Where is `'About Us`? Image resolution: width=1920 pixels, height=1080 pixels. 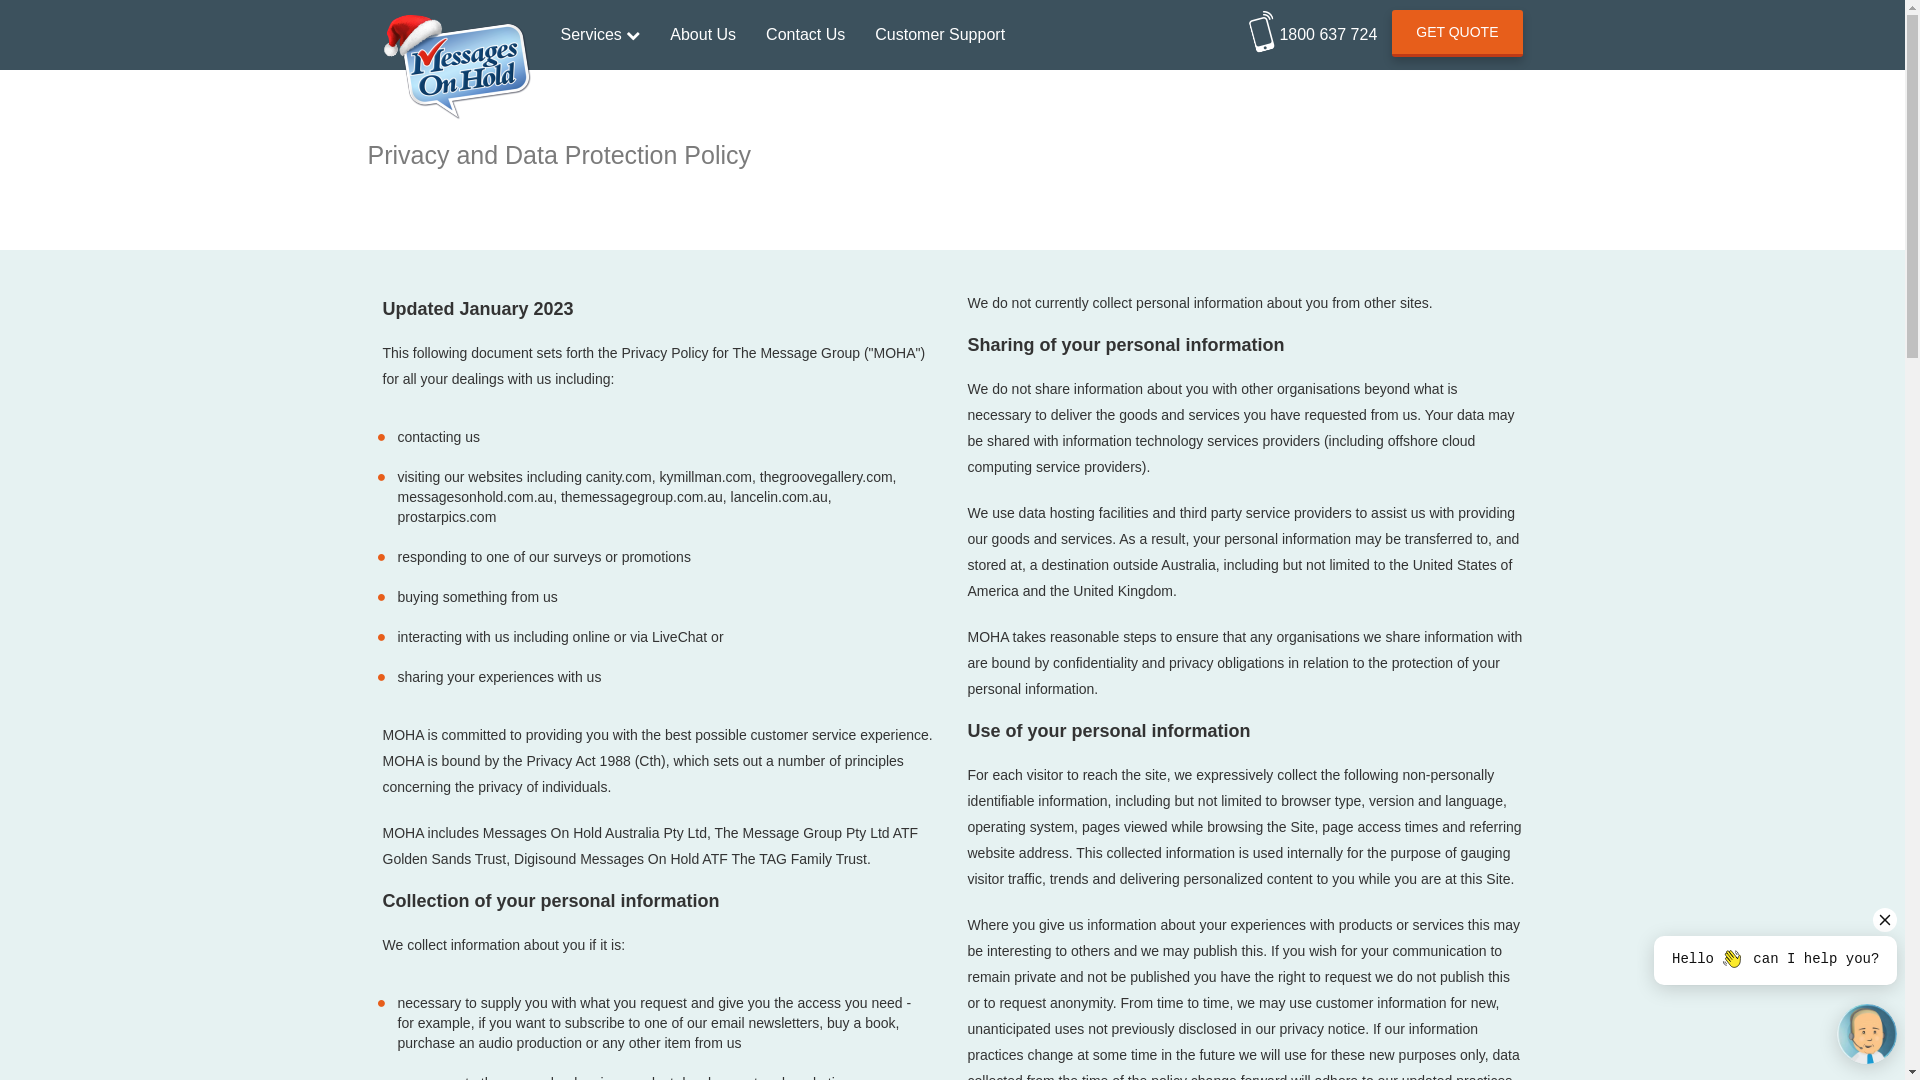
'About Us is located at coordinates (702, 34).